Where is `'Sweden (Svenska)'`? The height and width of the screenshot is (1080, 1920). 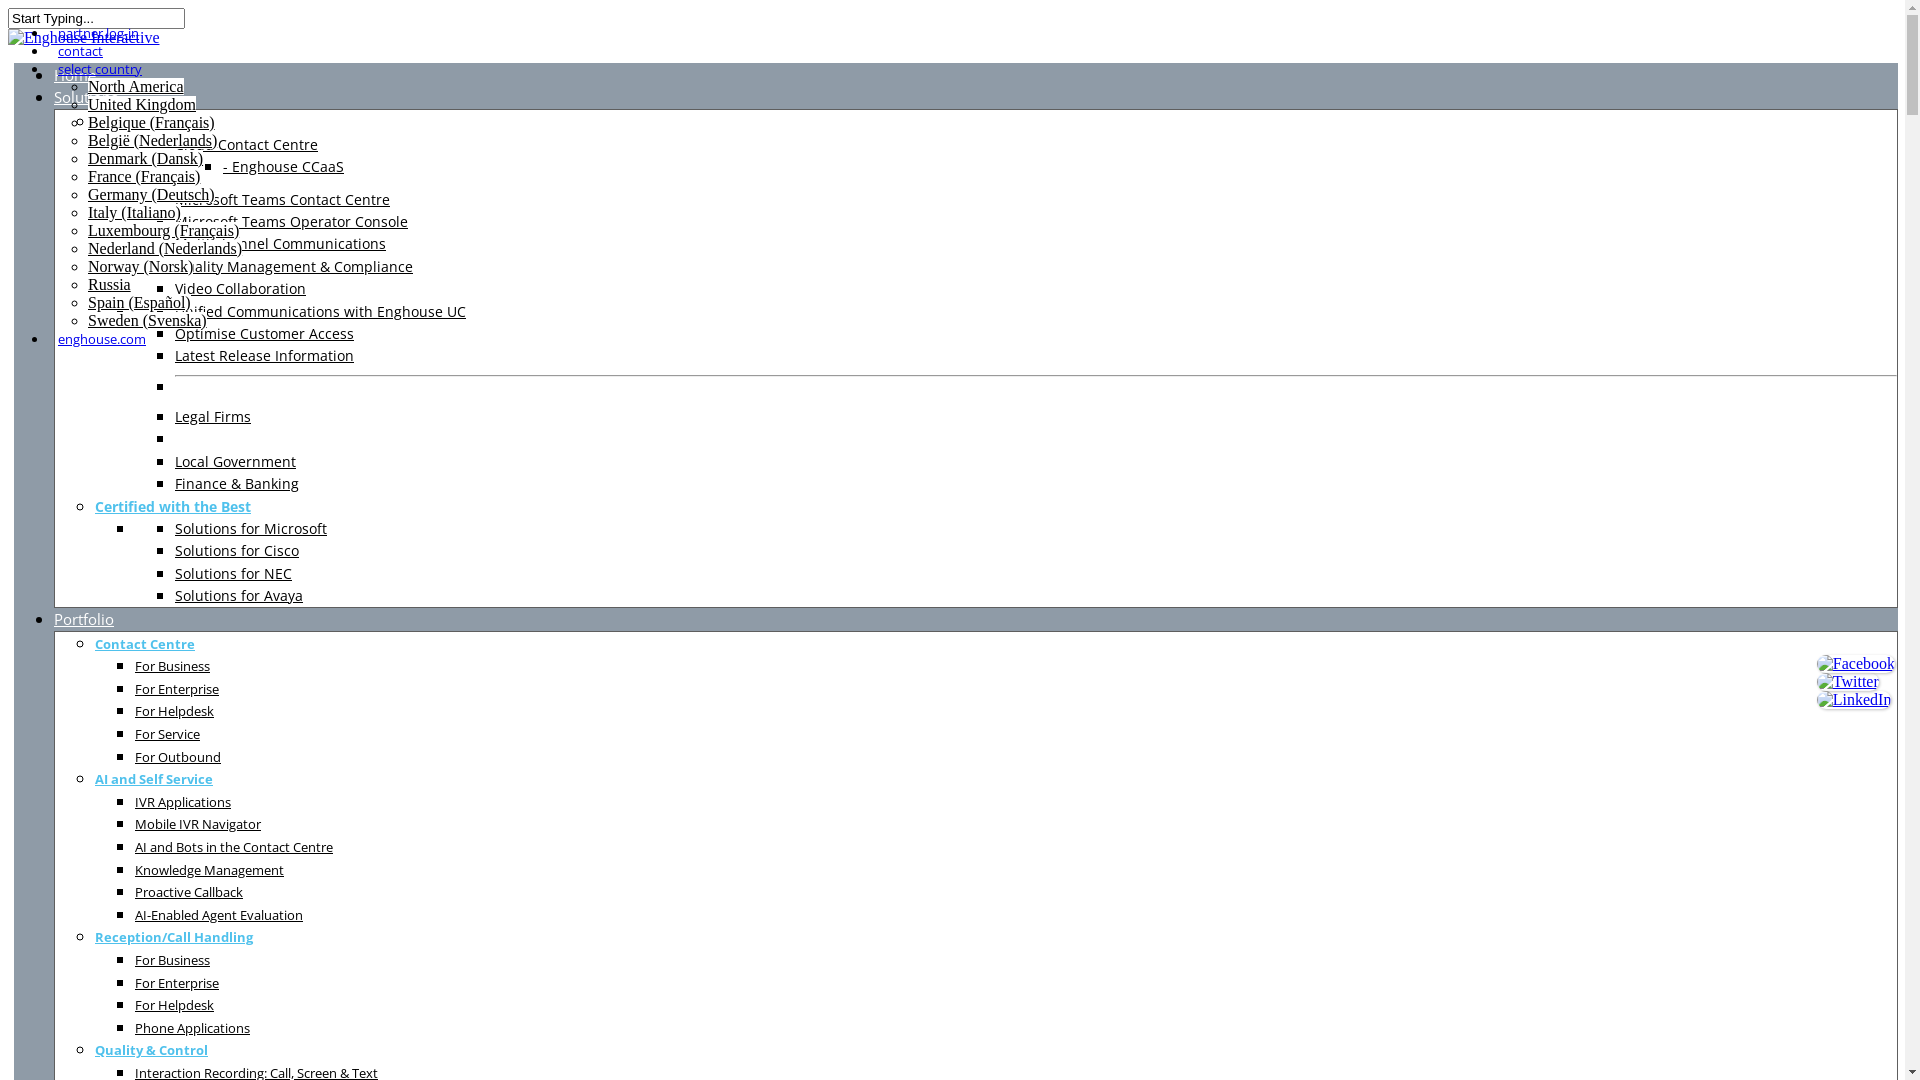
'Sweden (Svenska)' is located at coordinates (146, 319).